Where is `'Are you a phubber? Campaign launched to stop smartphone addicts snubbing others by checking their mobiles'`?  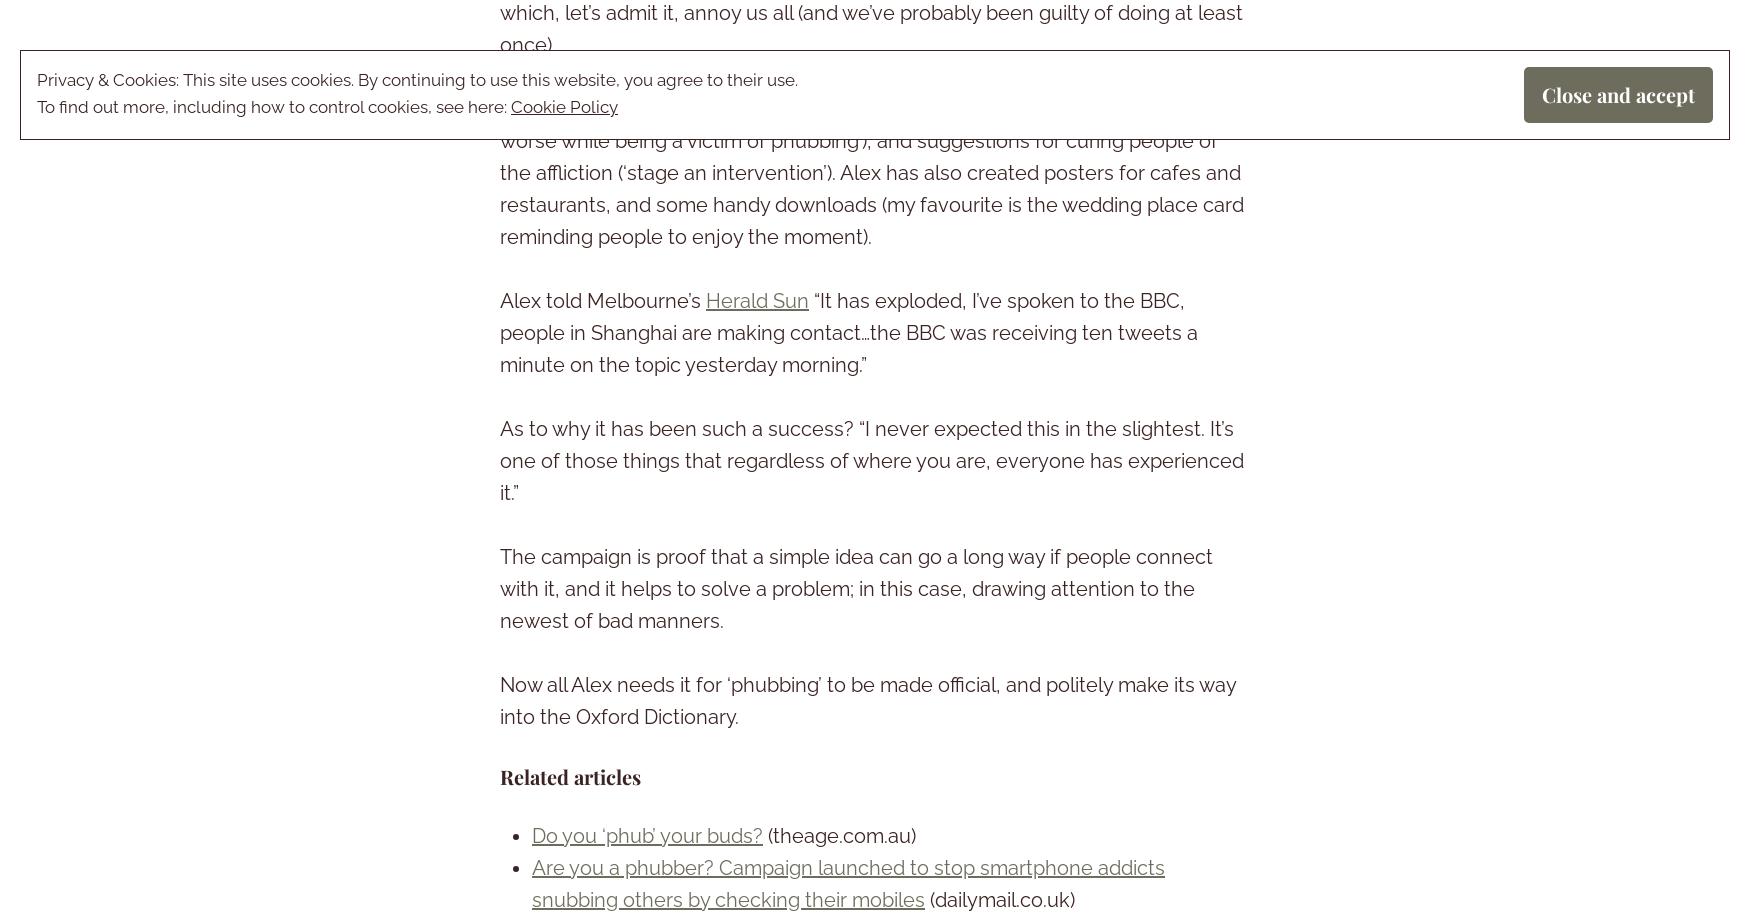 'Are you a phubber? Campaign launched to stop smartphone addicts snubbing others by checking their mobiles' is located at coordinates (848, 883).